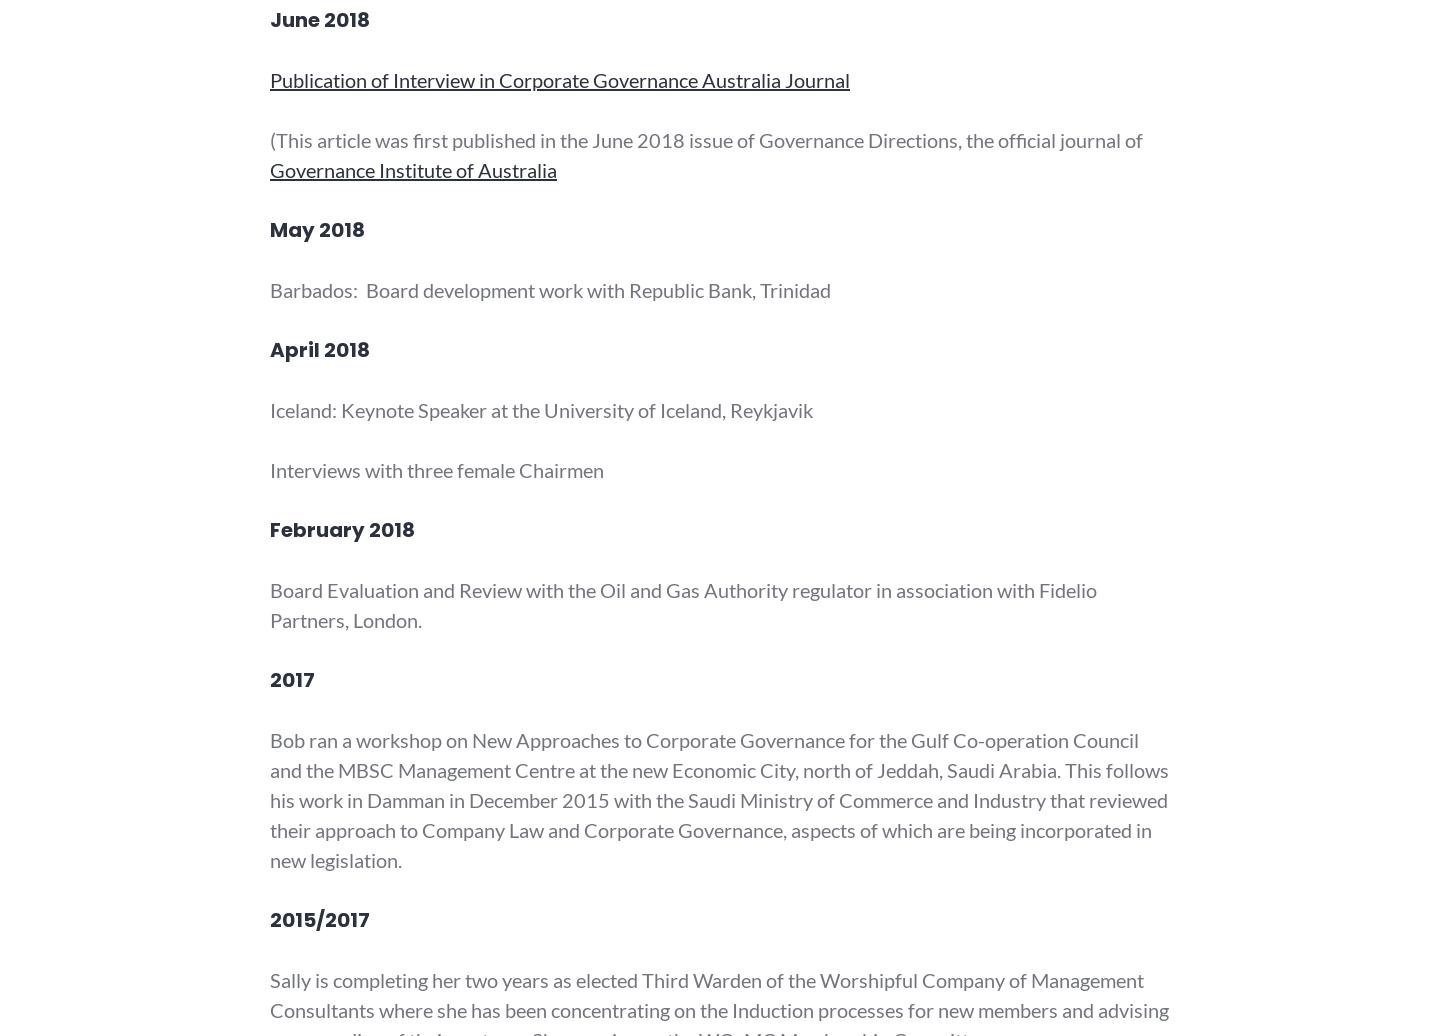  Describe the element at coordinates (683, 605) in the screenshot. I see `'Board Evaluation and Review with the Oil and Gas Authority regulator in association with Fidelio Partners, London.'` at that location.